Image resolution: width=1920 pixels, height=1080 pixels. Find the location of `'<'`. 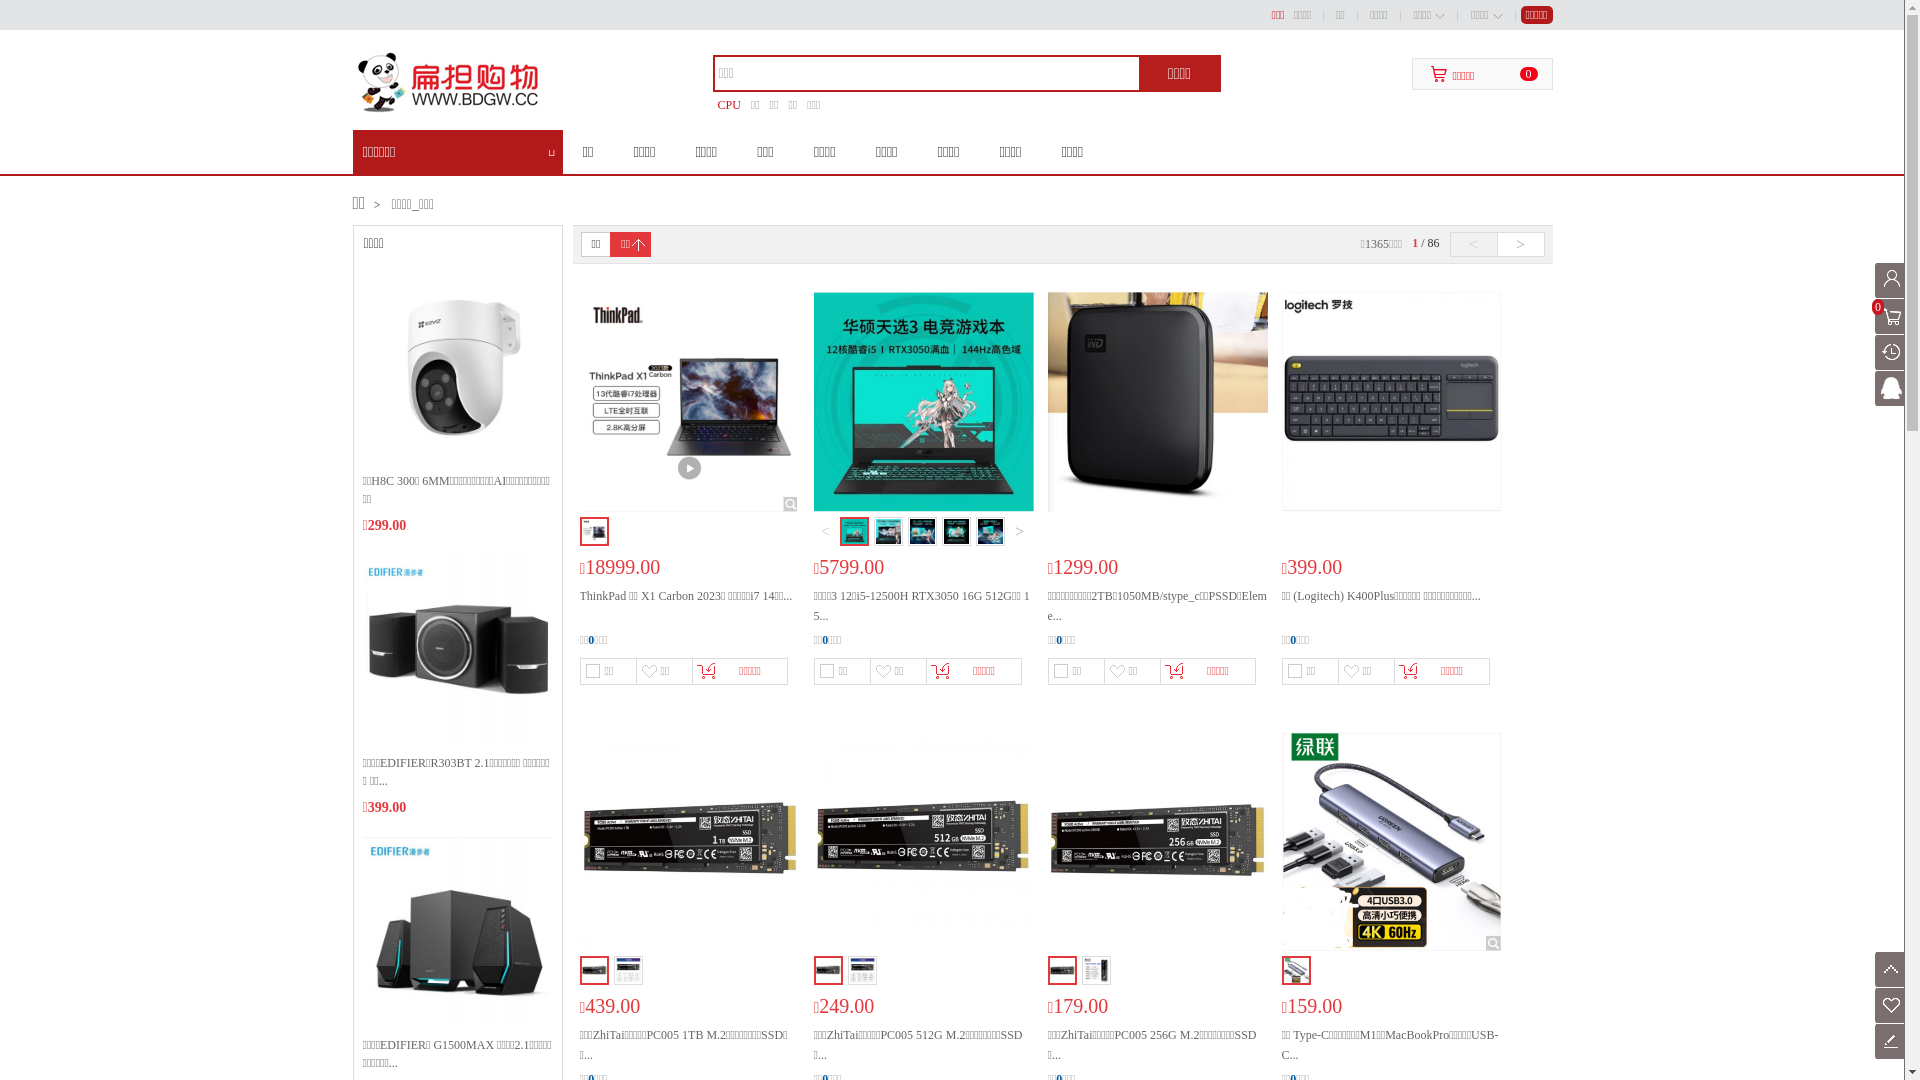

'<' is located at coordinates (1449, 243).